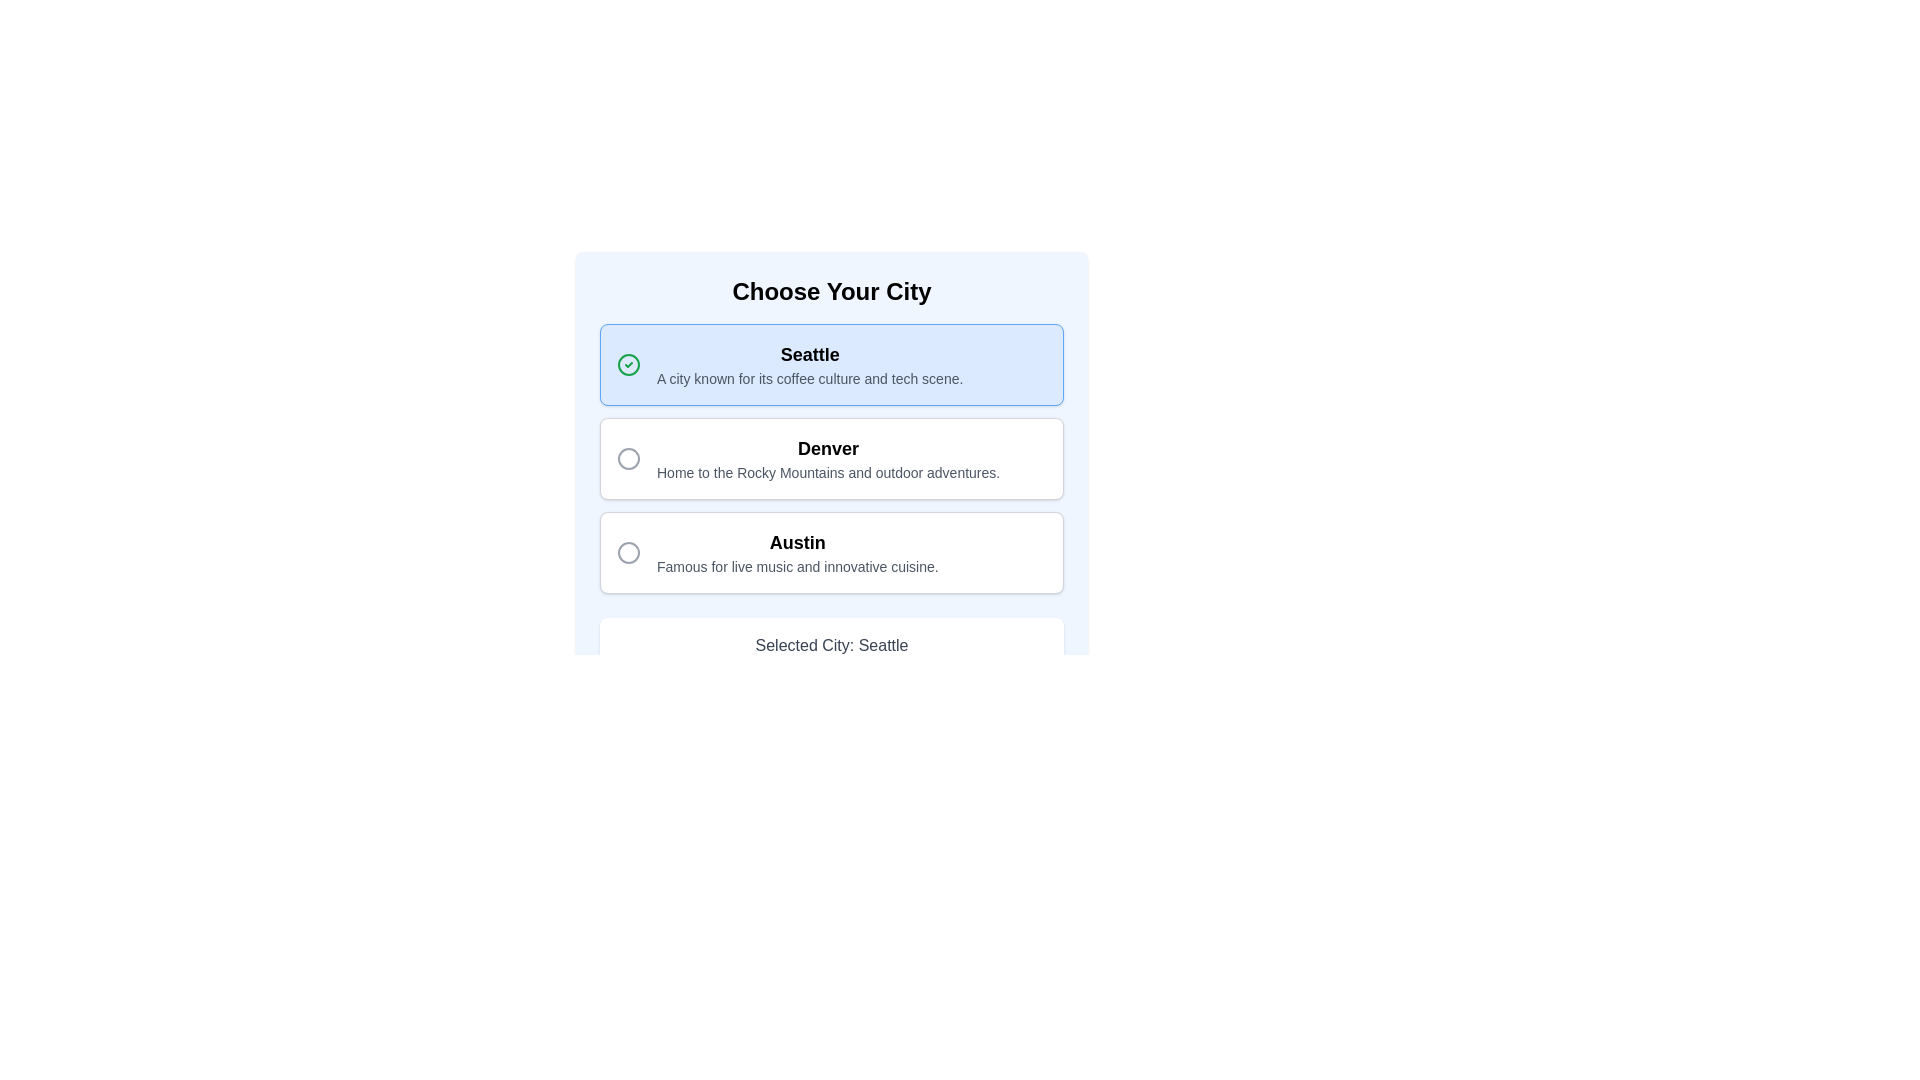 The height and width of the screenshot is (1080, 1920). I want to click on the circular icon with a thin gray outline located to the left of the text 'Austin Famous for live music and innovative cuisine' within the third selectable card, so click(627, 552).